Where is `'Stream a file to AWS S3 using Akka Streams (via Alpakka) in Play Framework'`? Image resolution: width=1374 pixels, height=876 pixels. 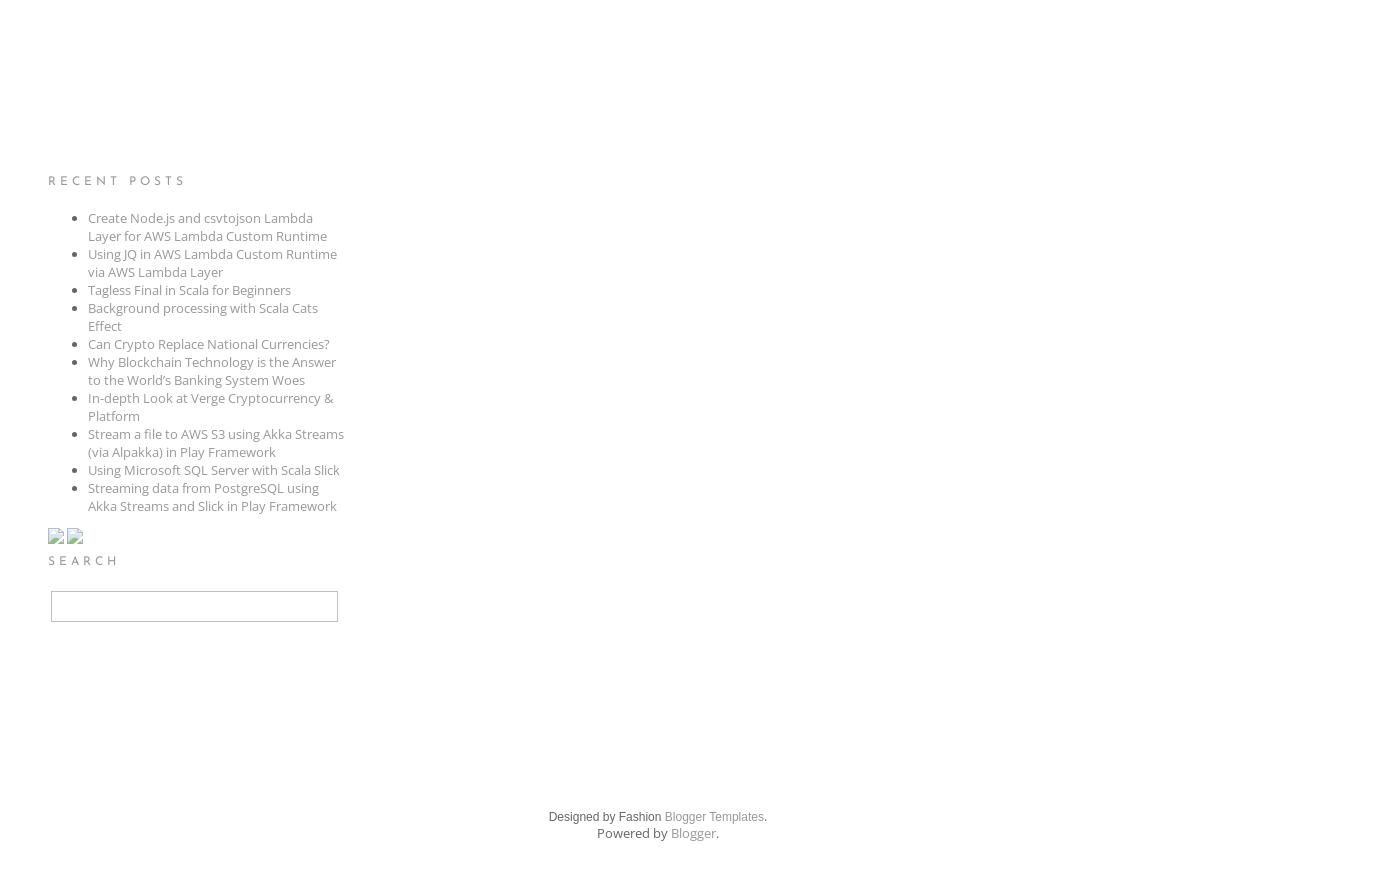
'Stream a file to AWS S3 using Akka Streams (via Alpakka) in Play Framework' is located at coordinates (86, 441).